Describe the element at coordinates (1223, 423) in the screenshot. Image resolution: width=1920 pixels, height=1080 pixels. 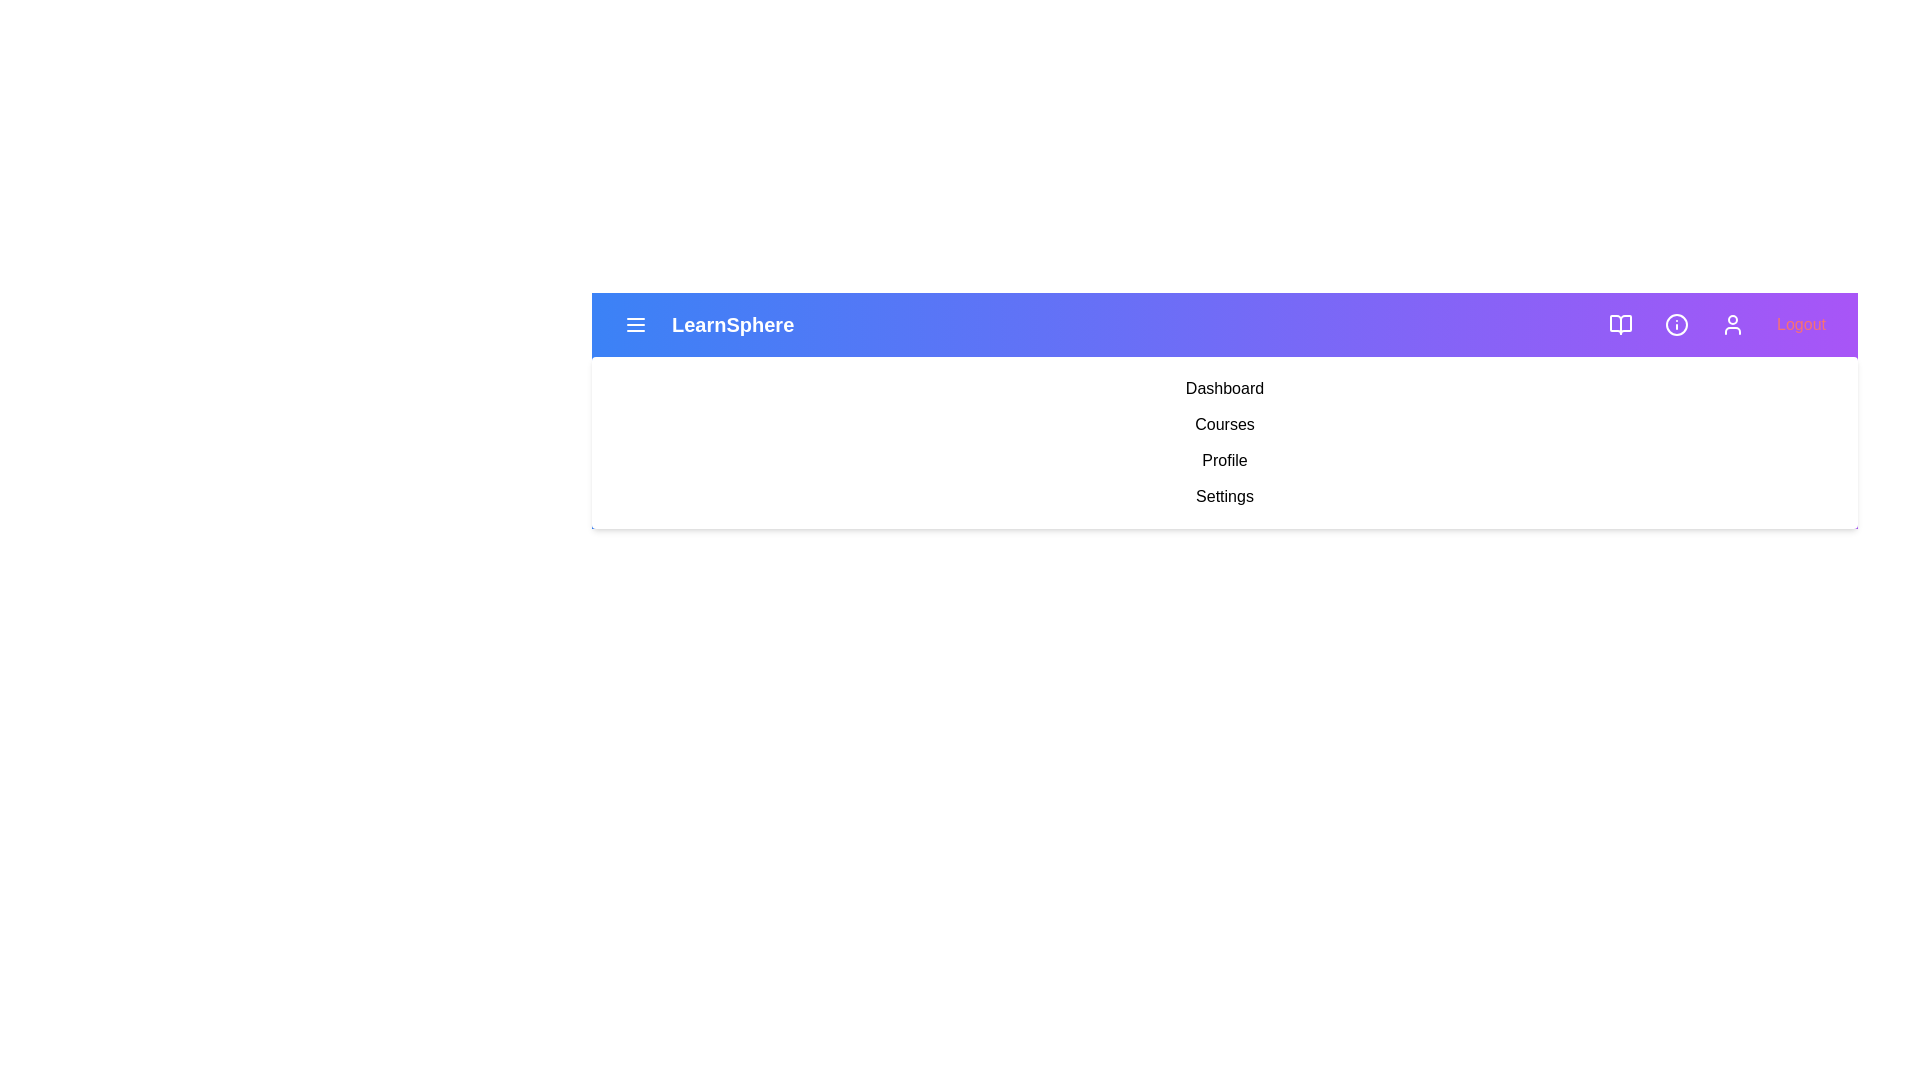
I see `the menu item labeled Courses to navigate to the corresponding section` at that location.